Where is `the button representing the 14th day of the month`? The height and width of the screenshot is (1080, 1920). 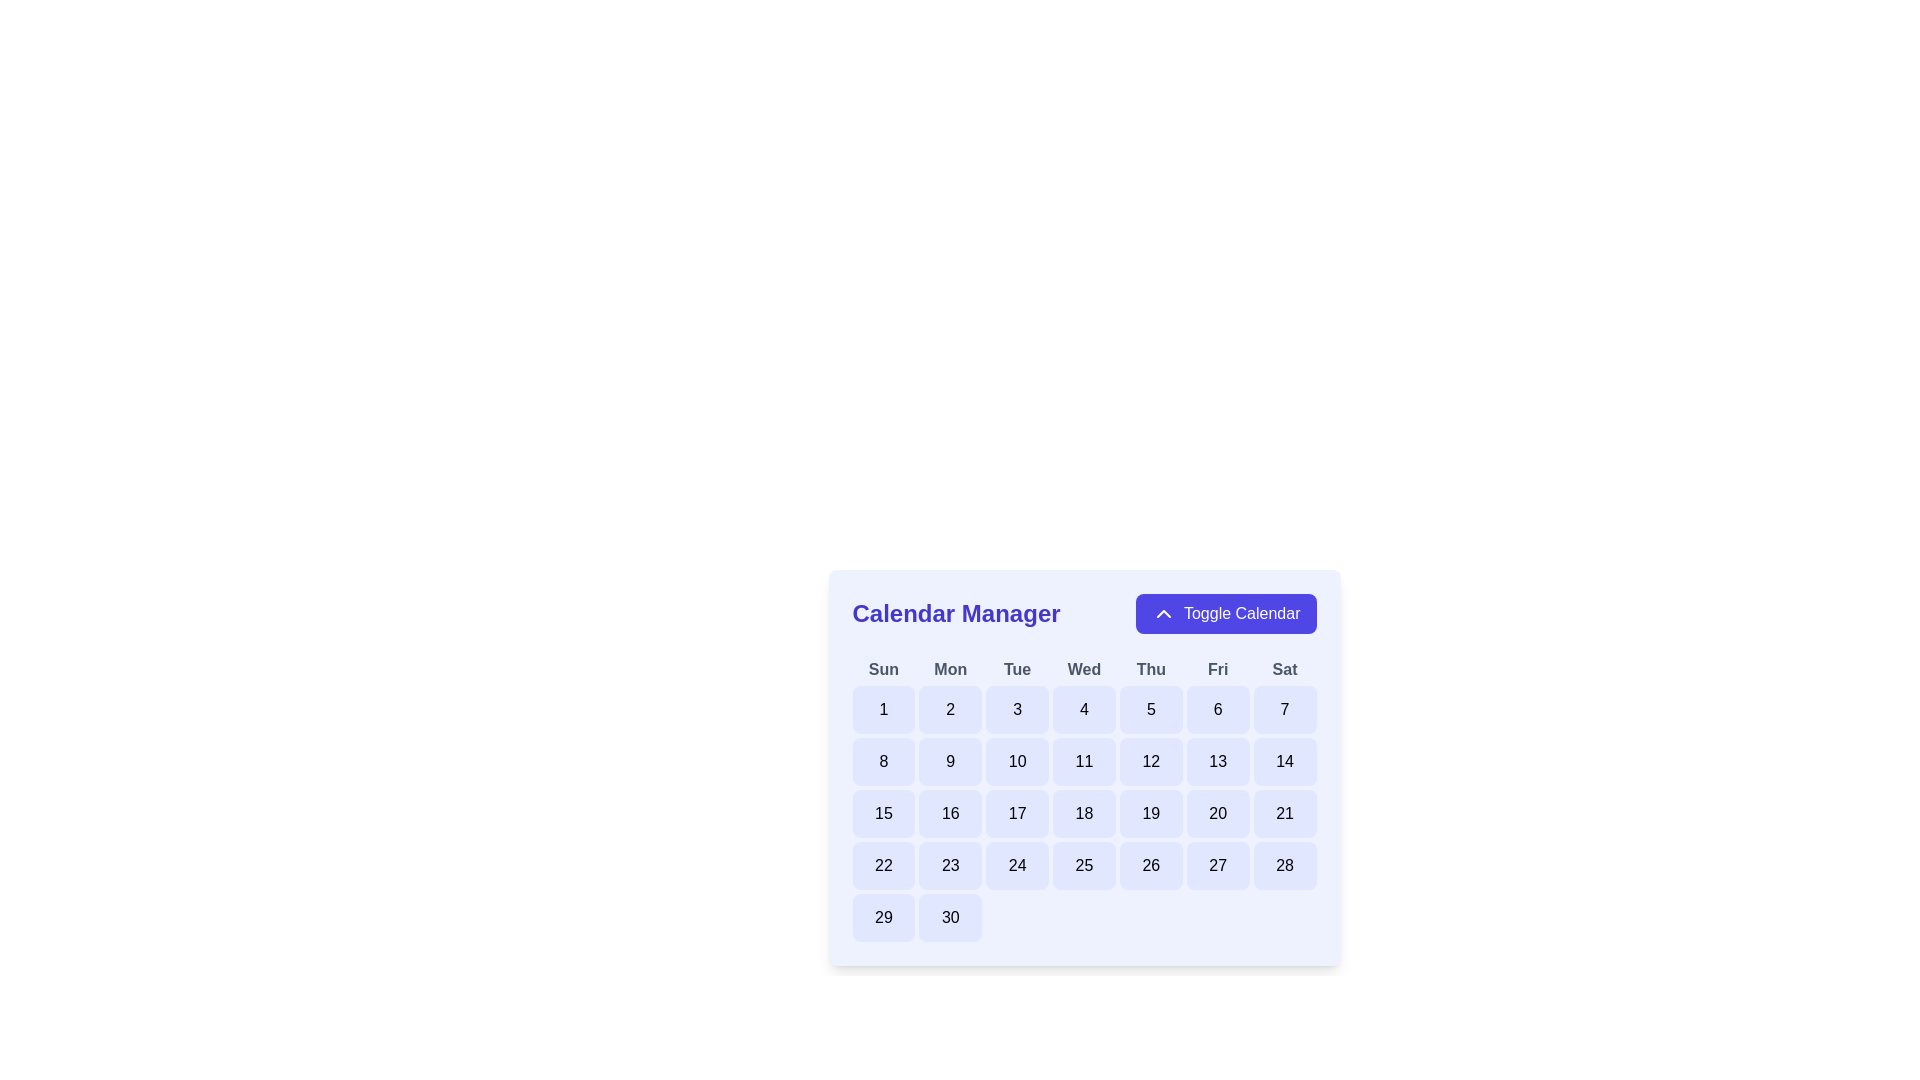
the button representing the 14th day of the month is located at coordinates (1285, 762).